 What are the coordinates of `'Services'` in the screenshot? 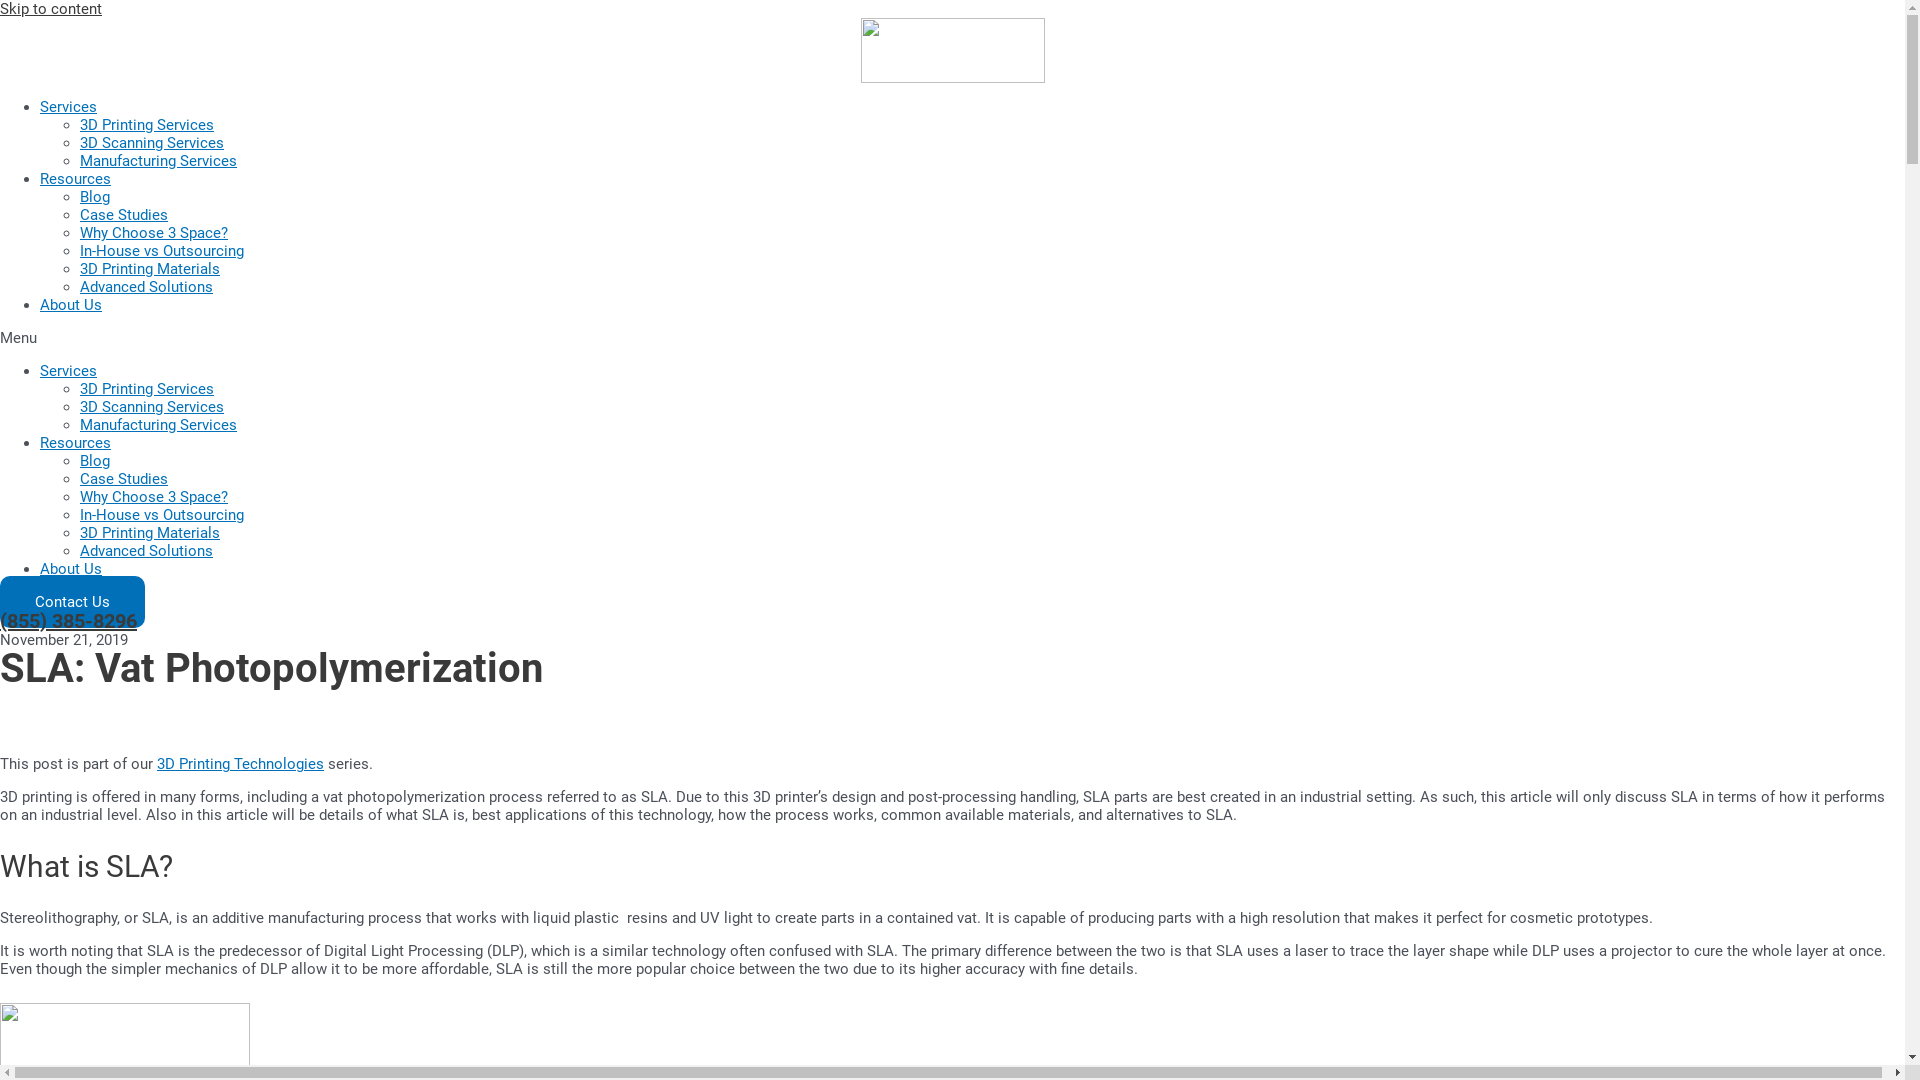 It's located at (39, 370).